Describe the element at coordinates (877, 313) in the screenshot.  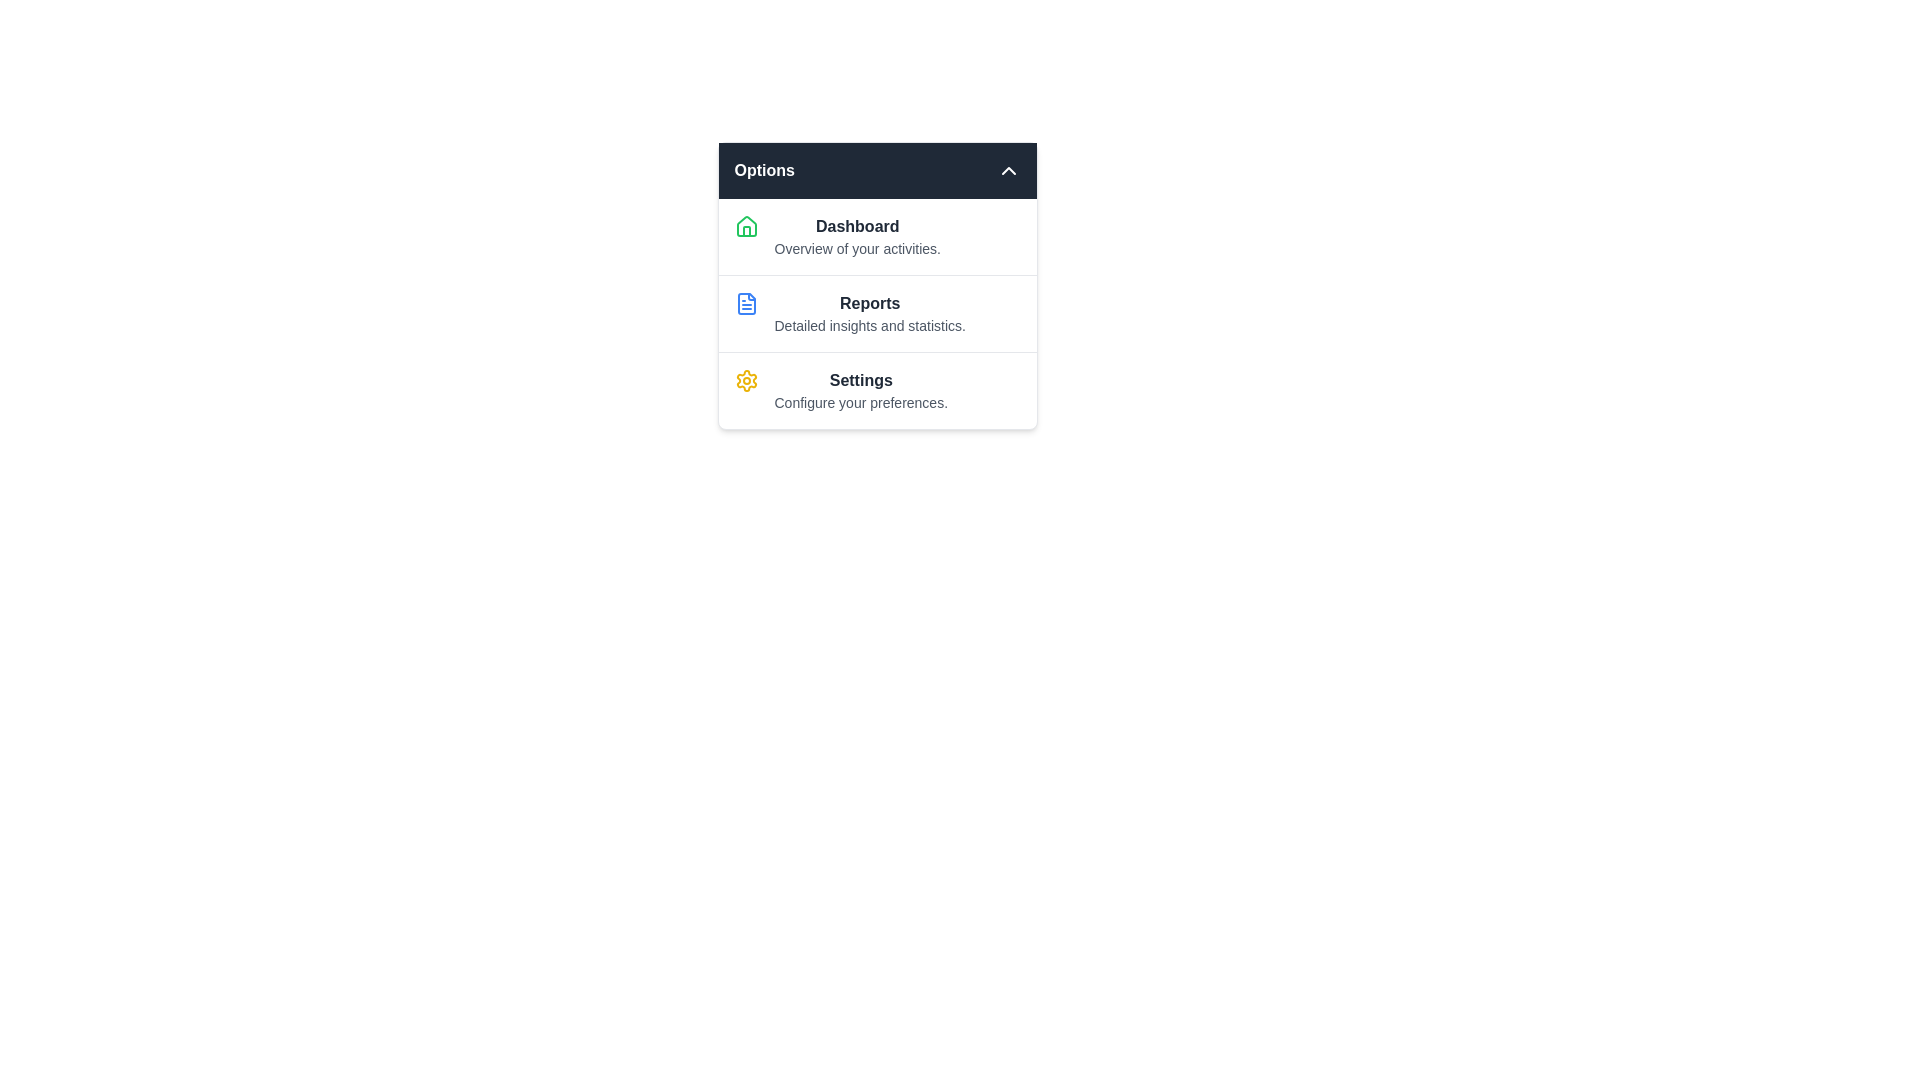
I see `the 'Reports' menu item in the dropdown menu to navigate` at that location.